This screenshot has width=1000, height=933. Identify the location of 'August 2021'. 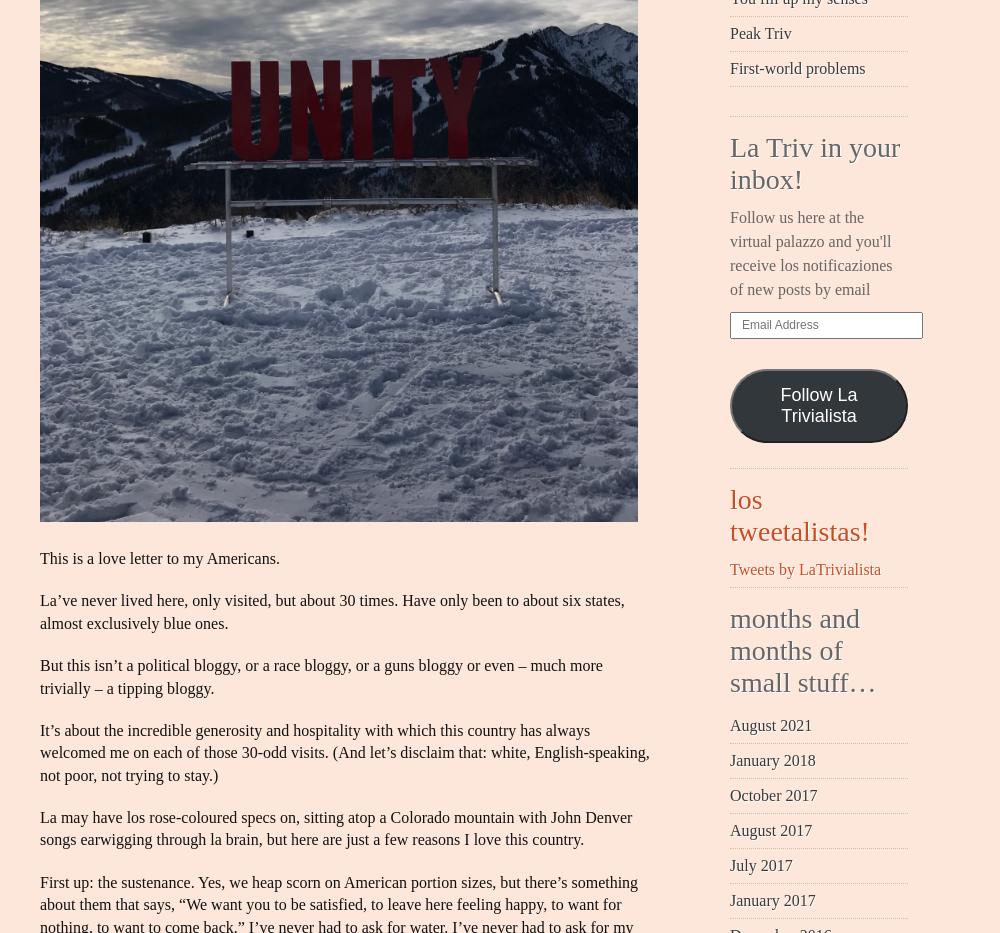
(729, 724).